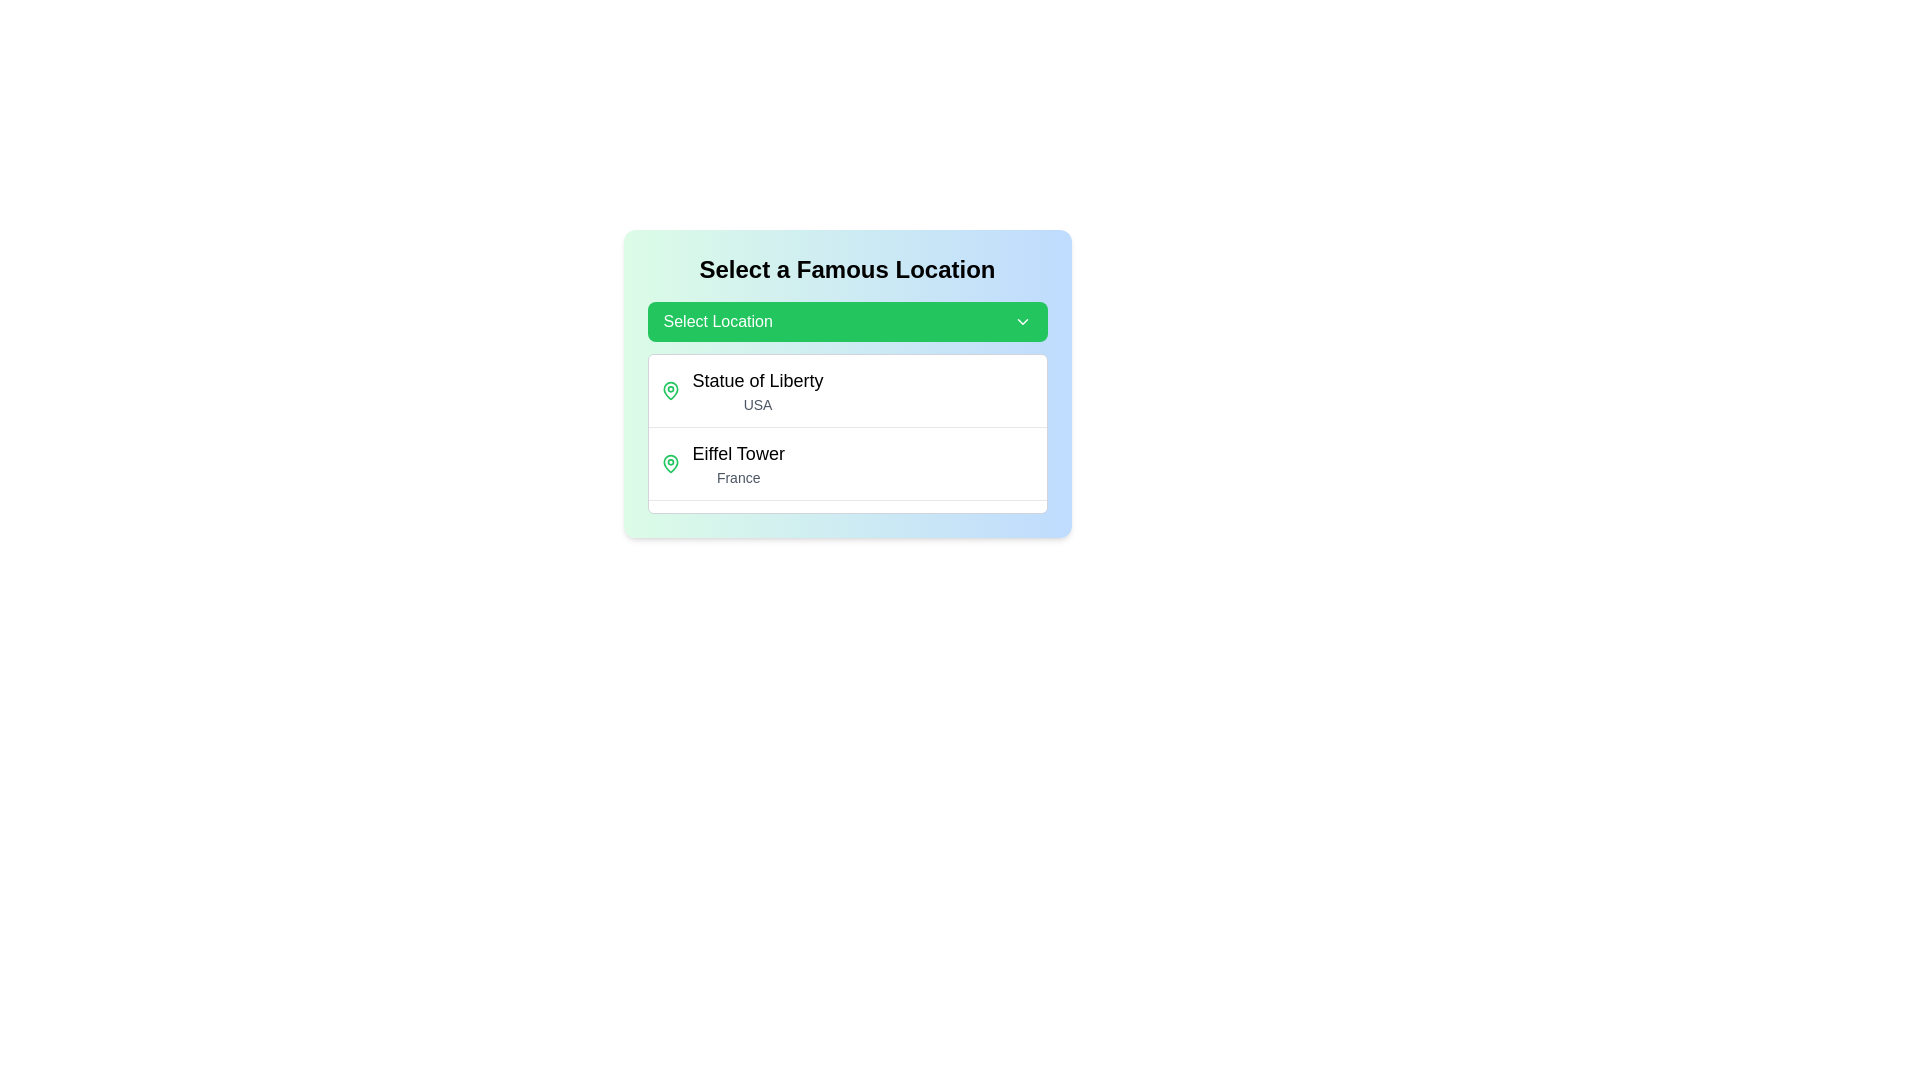 Image resolution: width=1920 pixels, height=1080 pixels. I want to click on the text label displaying 'Eiffel Tower' which is styled with a large and bold font and is located above the smaller gray text 'France' in a dropdown list of famous locations, so click(737, 454).